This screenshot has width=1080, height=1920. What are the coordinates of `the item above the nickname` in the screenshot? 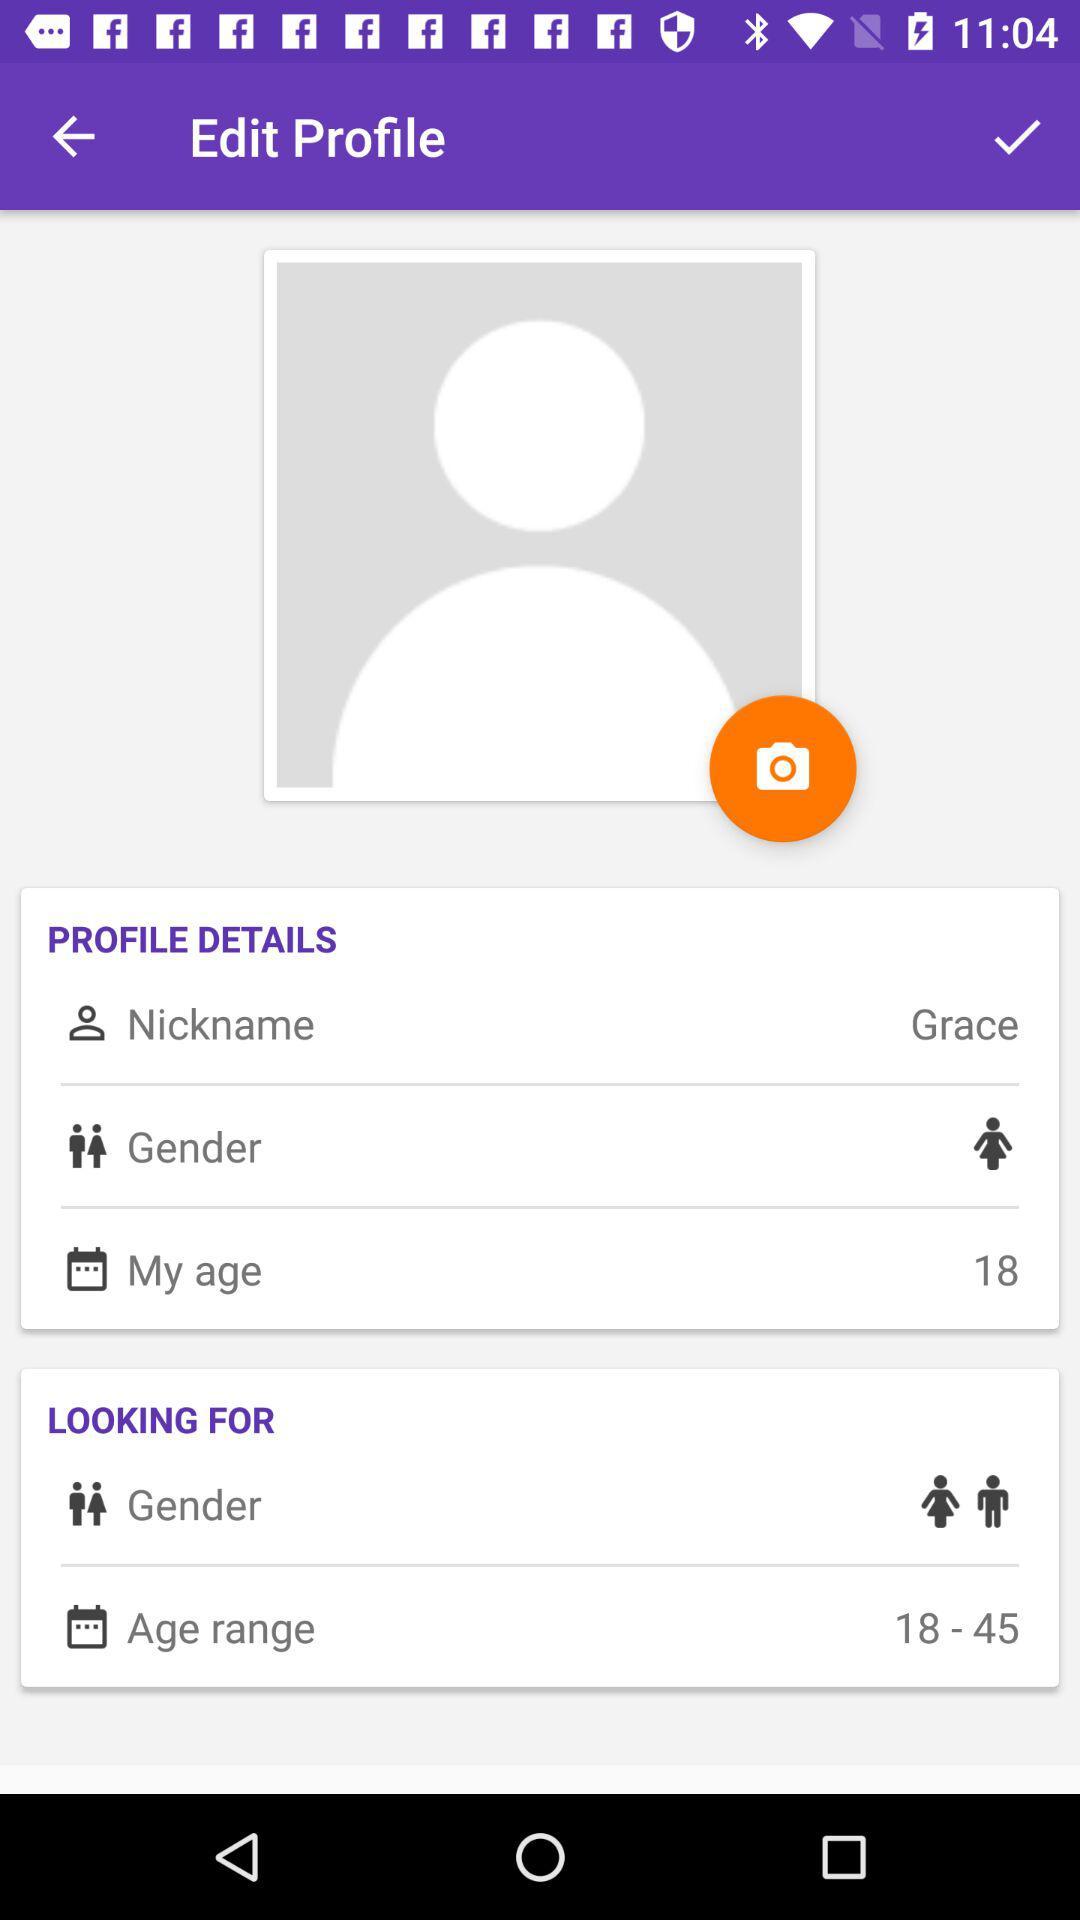 It's located at (782, 767).